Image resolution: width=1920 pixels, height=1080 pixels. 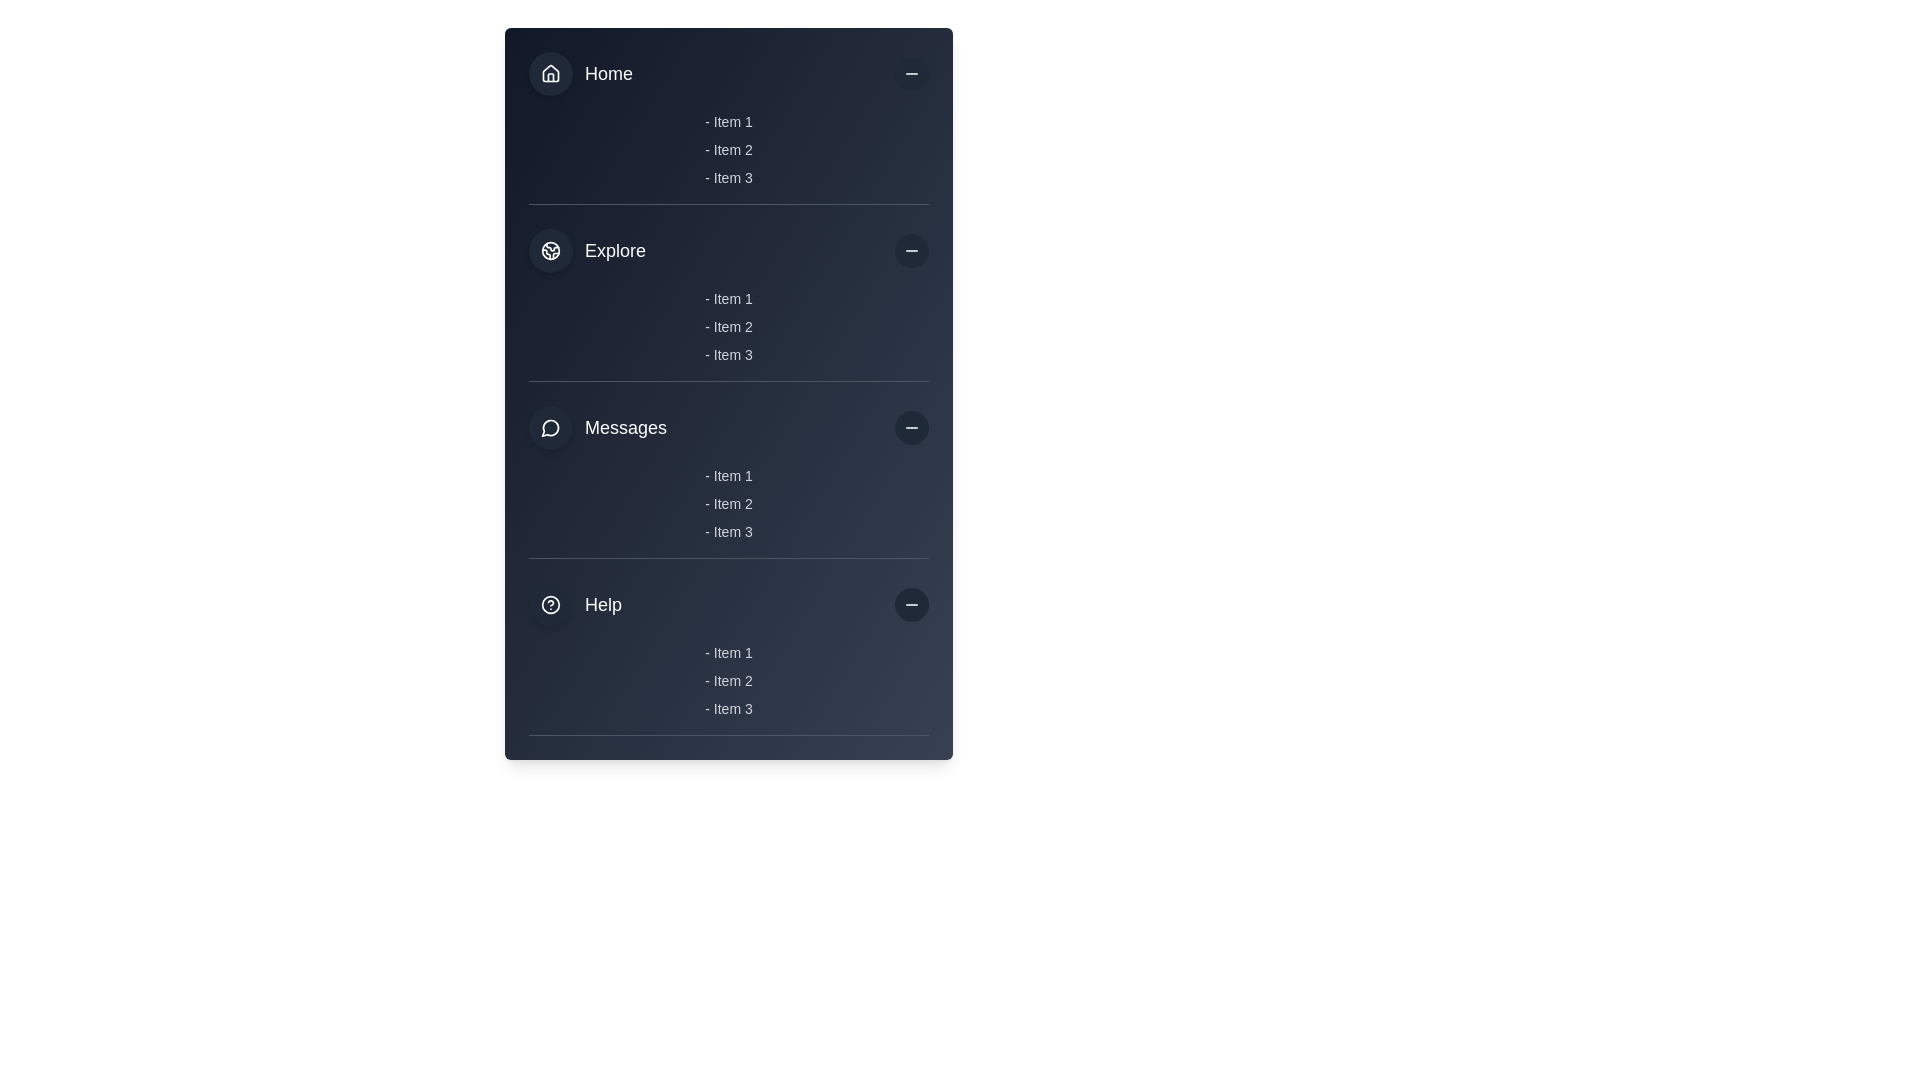 I want to click on the third text label in the 'Messages' section, which conveys information and follows '- Item 1' and '- Item 2', so click(x=728, y=531).